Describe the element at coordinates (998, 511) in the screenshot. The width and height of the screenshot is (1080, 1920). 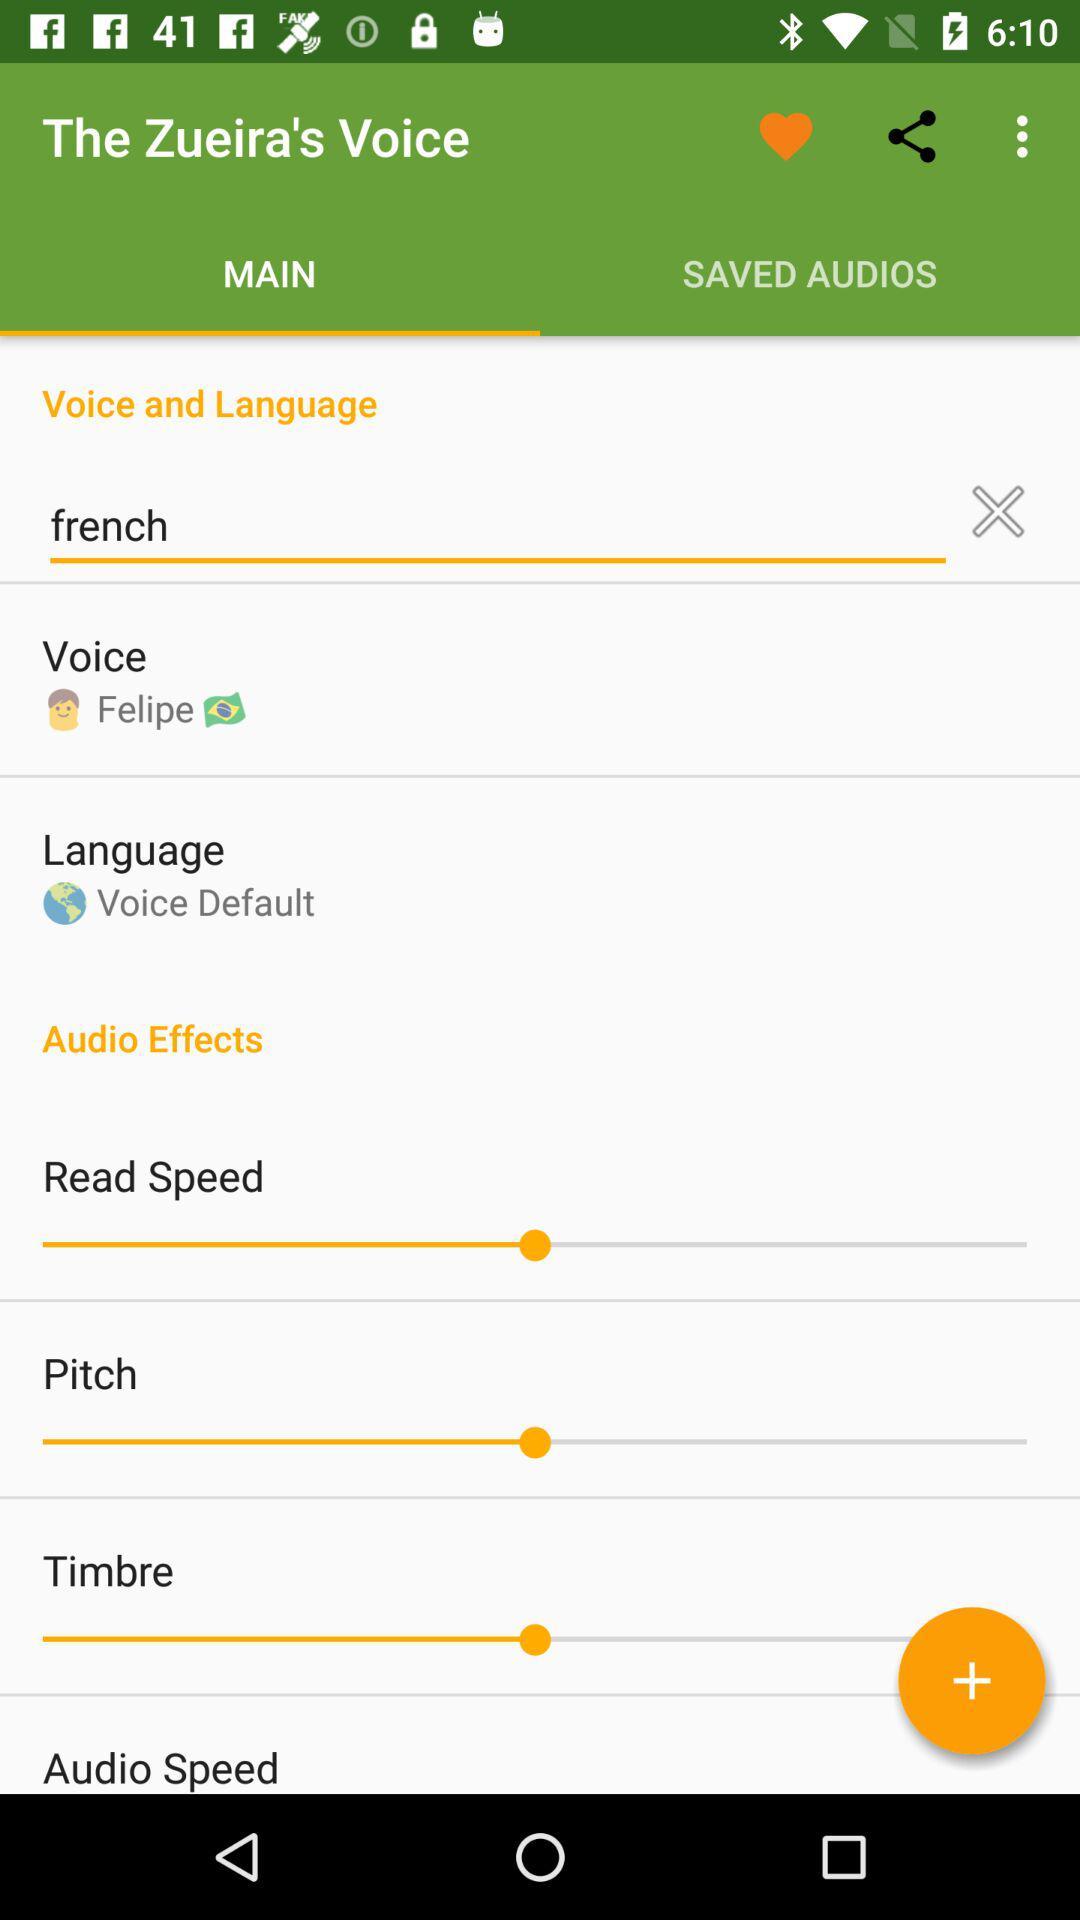
I see `icon above the audio effects` at that location.